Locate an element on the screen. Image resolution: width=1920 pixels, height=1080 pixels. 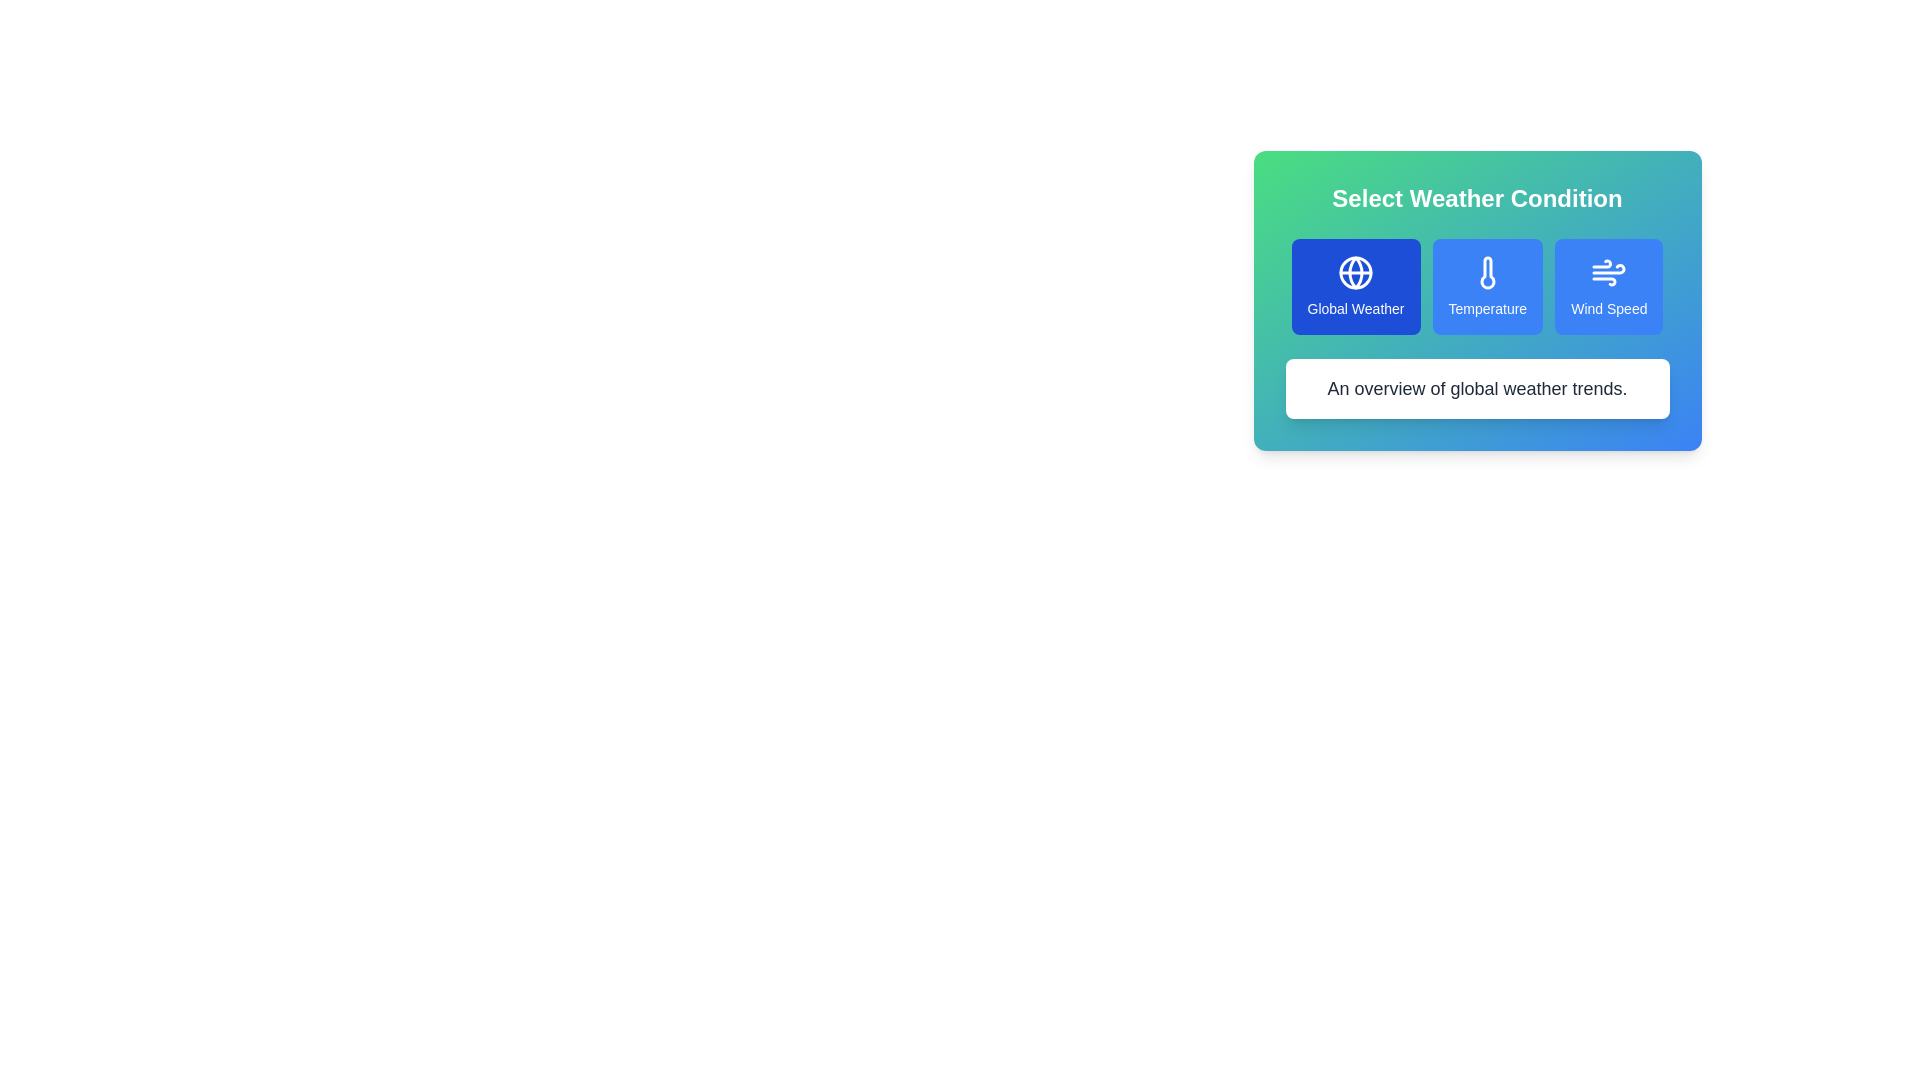
the button corresponding to Global Weather to select the desired weather condition is located at coordinates (1356, 286).